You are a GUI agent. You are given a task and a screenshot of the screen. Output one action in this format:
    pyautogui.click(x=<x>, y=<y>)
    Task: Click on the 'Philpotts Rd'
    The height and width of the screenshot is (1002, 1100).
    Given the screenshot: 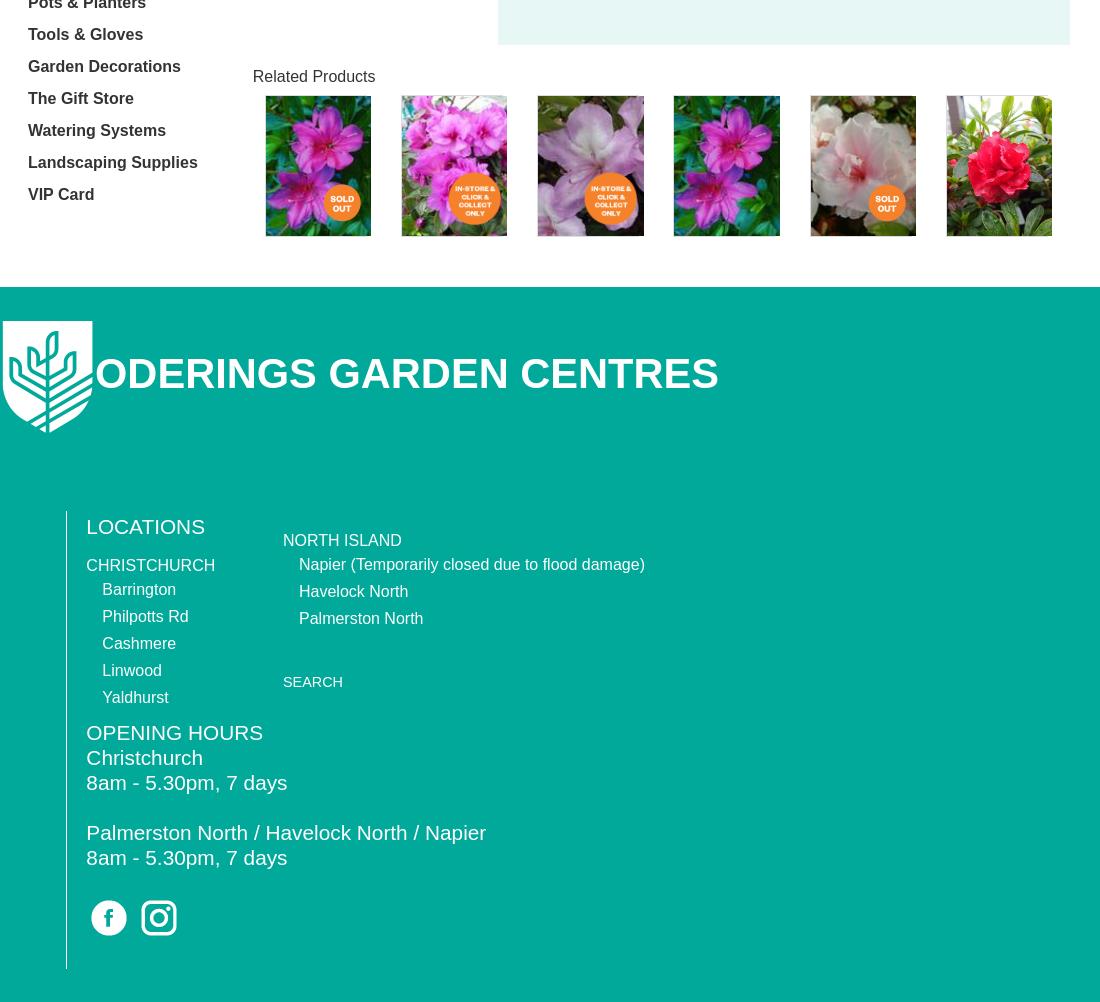 What is the action you would take?
    pyautogui.click(x=143, y=614)
    